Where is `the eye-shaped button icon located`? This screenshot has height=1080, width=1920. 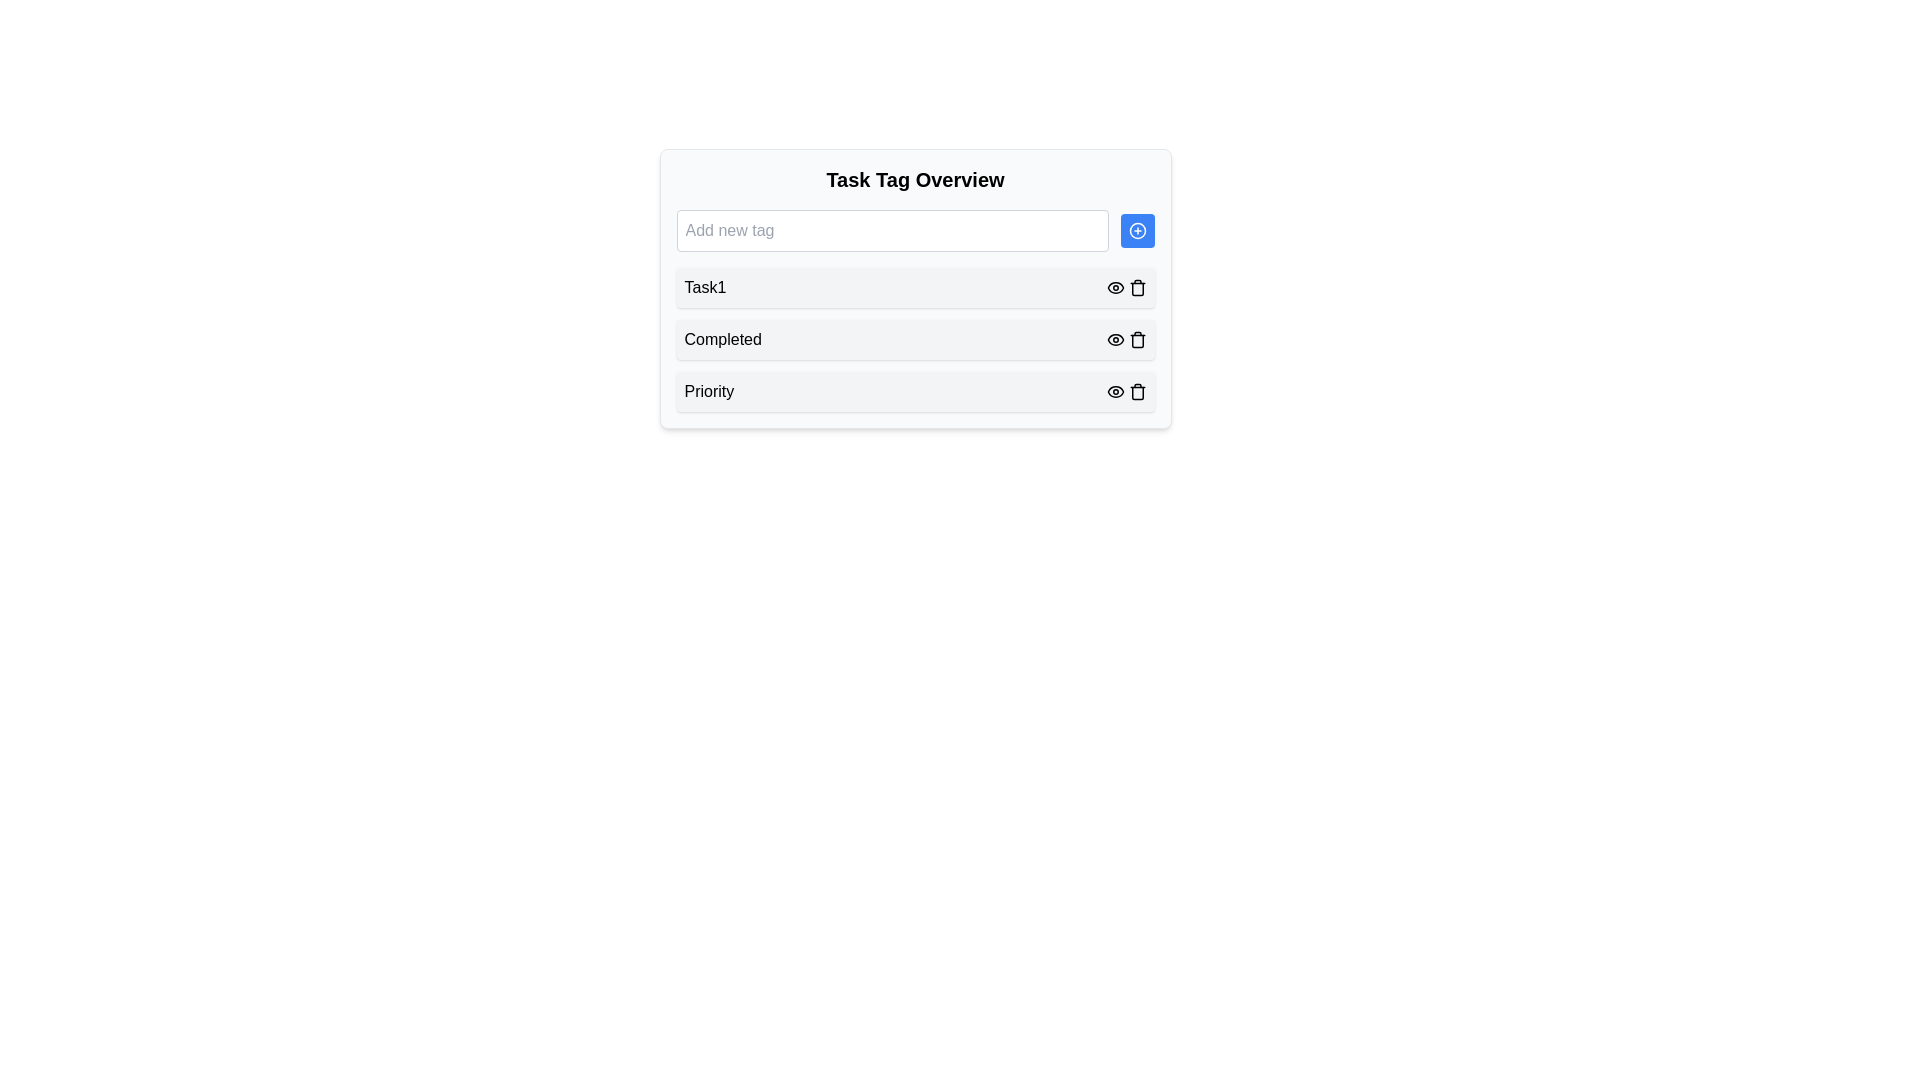 the eye-shaped button icon located is located at coordinates (1114, 338).